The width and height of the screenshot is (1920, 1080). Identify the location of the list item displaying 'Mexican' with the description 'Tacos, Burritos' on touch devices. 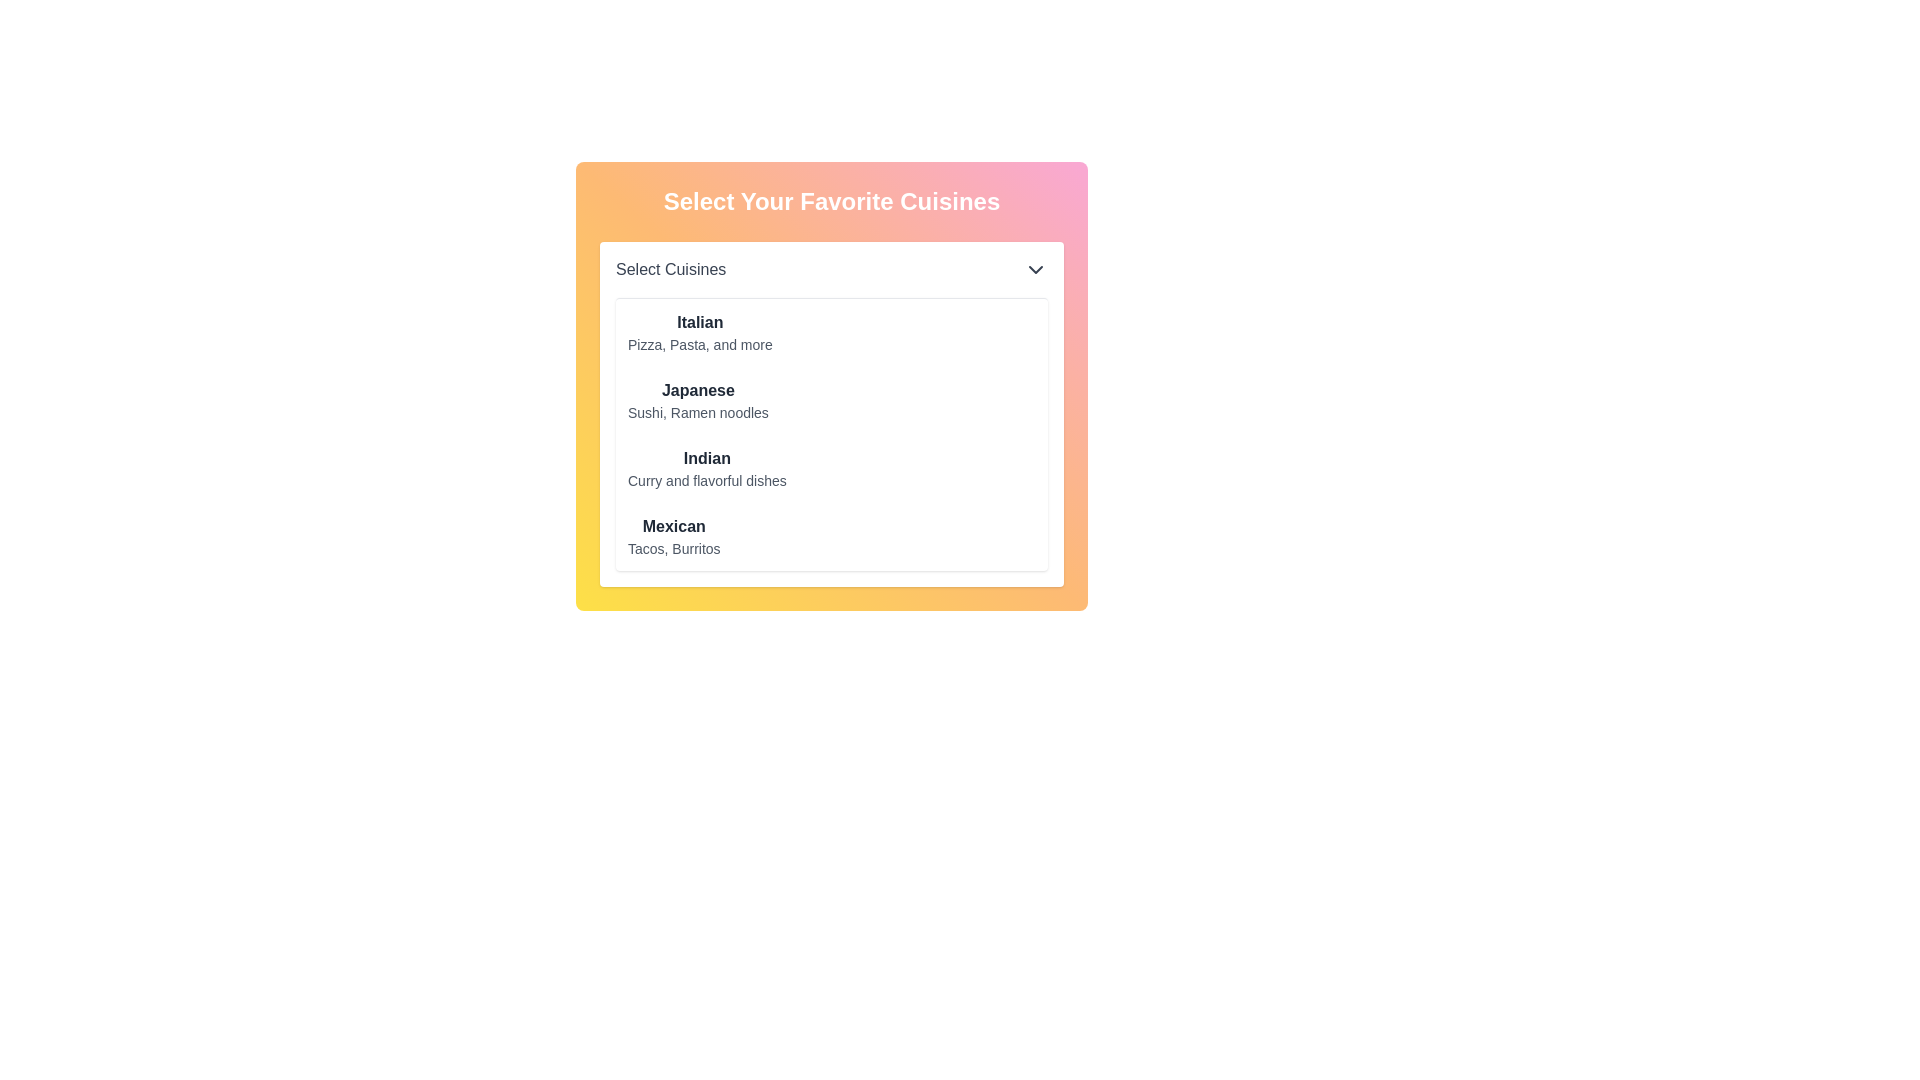
(673, 535).